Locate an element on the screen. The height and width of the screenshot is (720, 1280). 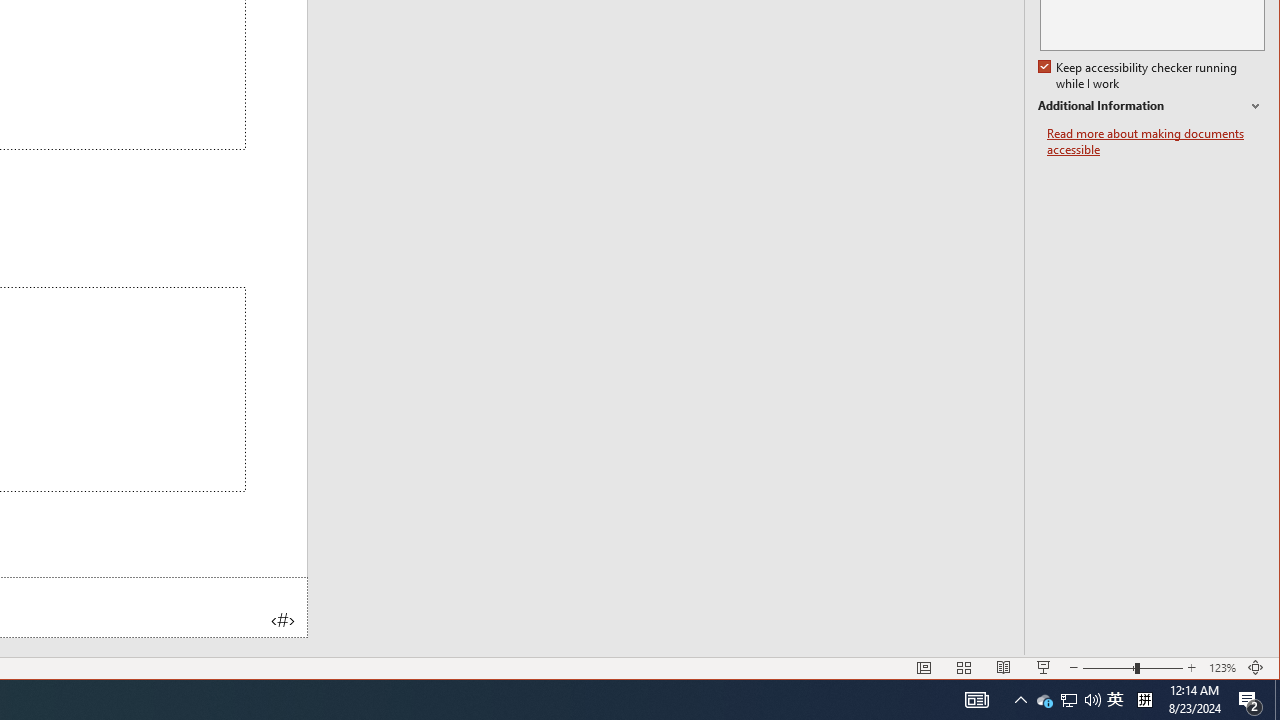
'Read more about making documents accessible' is located at coordinates (1155, 141).